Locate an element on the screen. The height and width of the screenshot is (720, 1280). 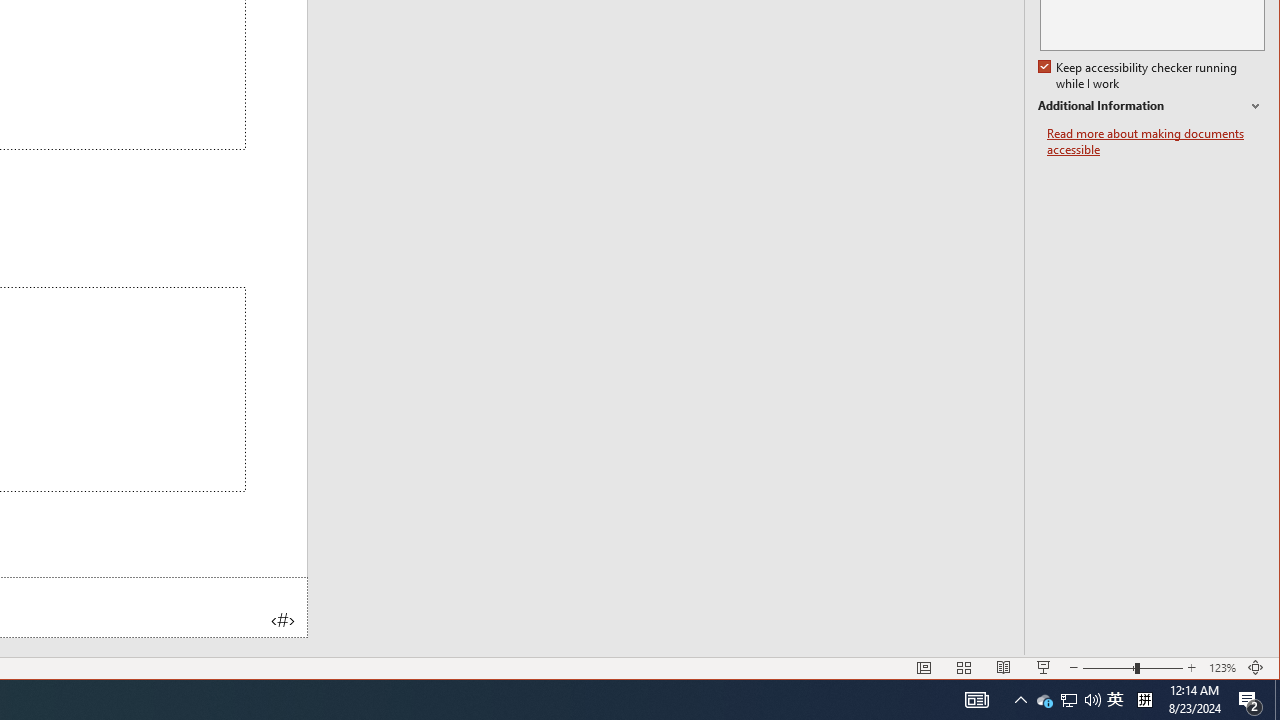
'Read more about making documents accessible' is located at coordinates (1155, 141).